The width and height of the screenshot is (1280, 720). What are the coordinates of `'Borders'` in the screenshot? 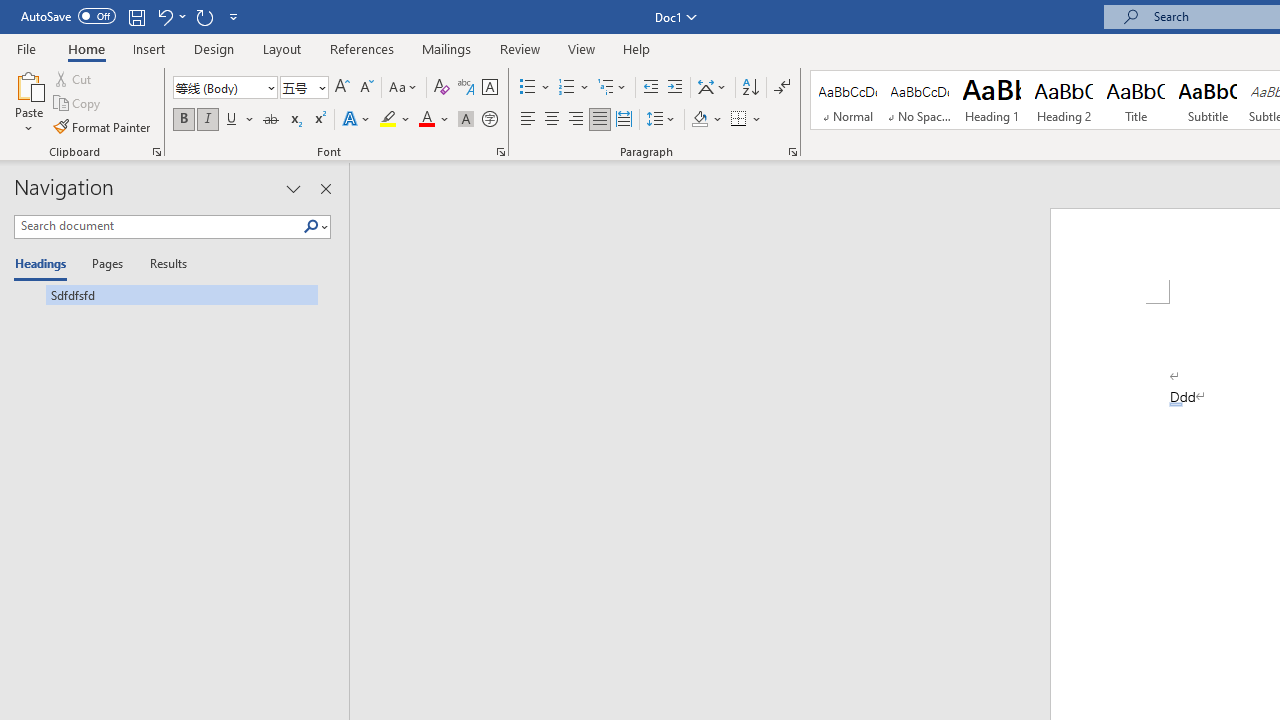 It's located at (738, 119).